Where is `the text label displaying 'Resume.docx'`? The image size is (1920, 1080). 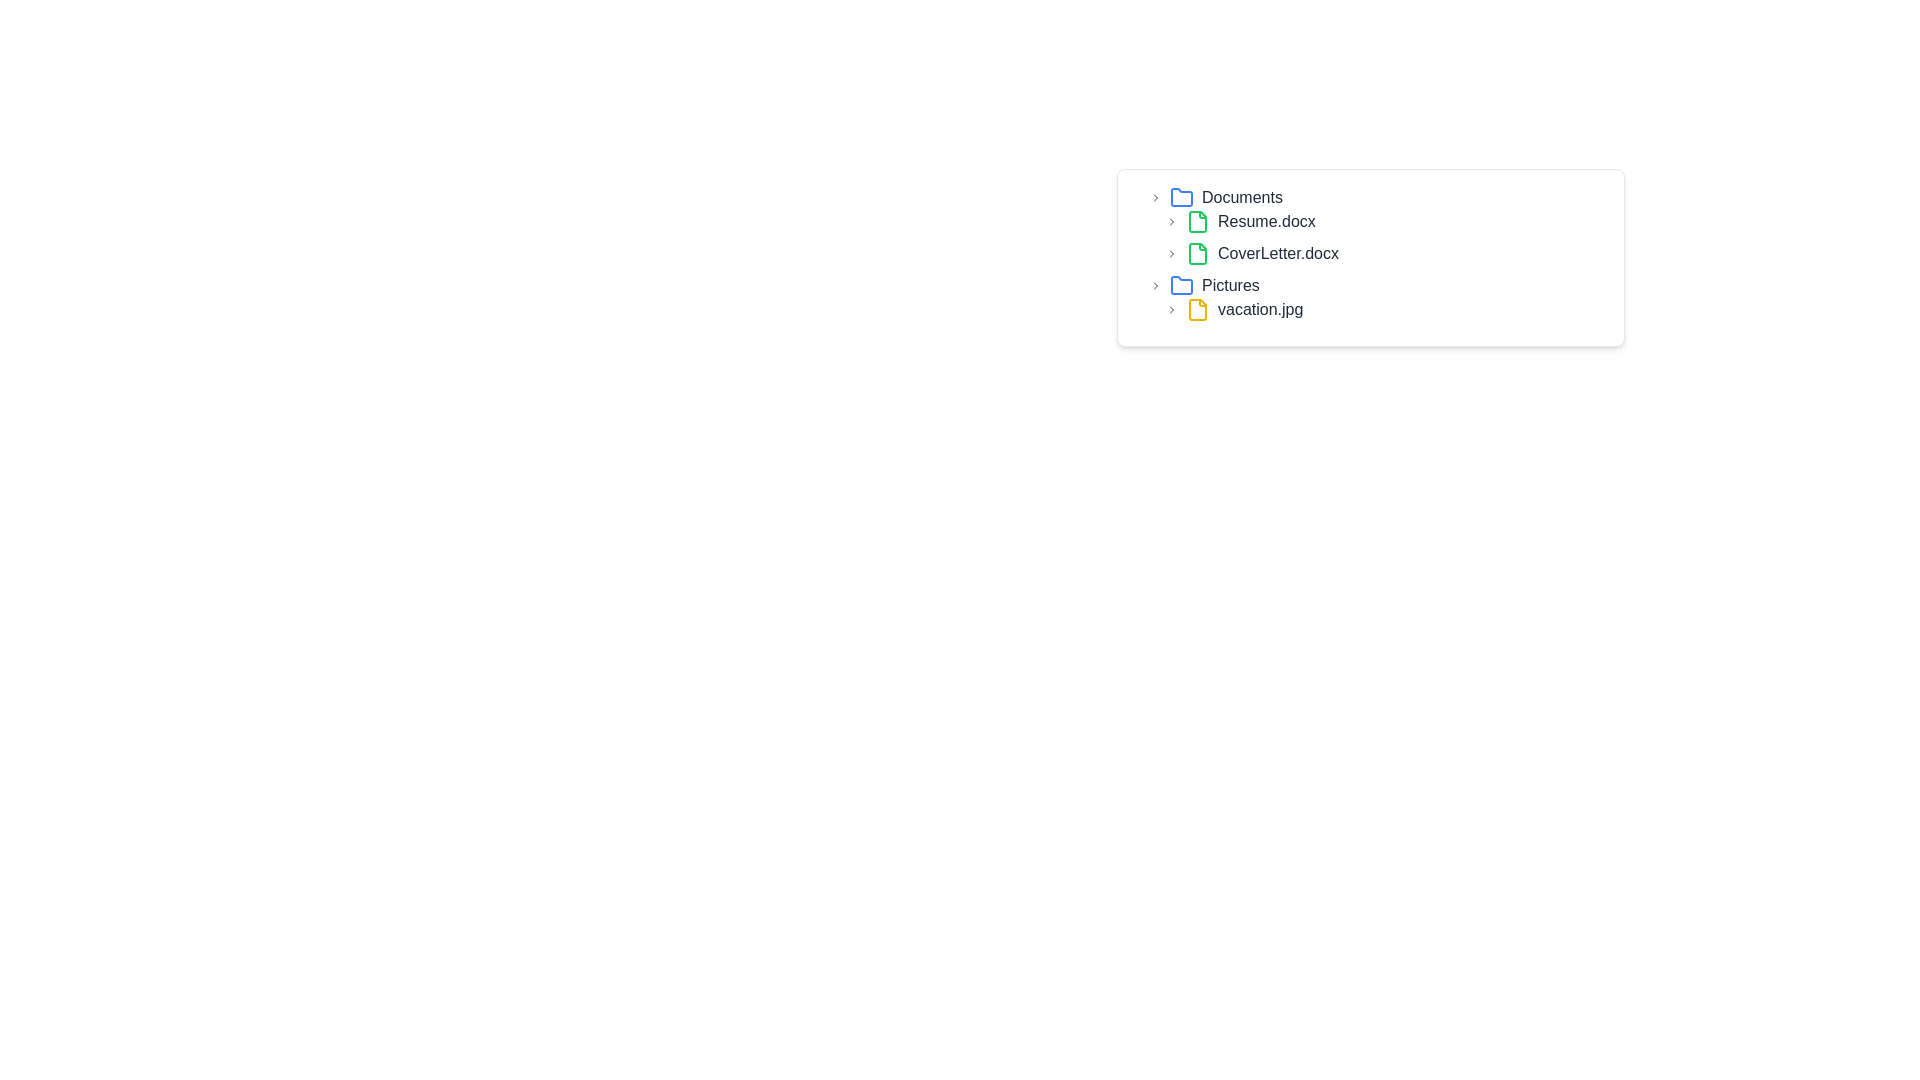
the text label displaying 'Resume.docx' is located at coordinates (1265, 222).